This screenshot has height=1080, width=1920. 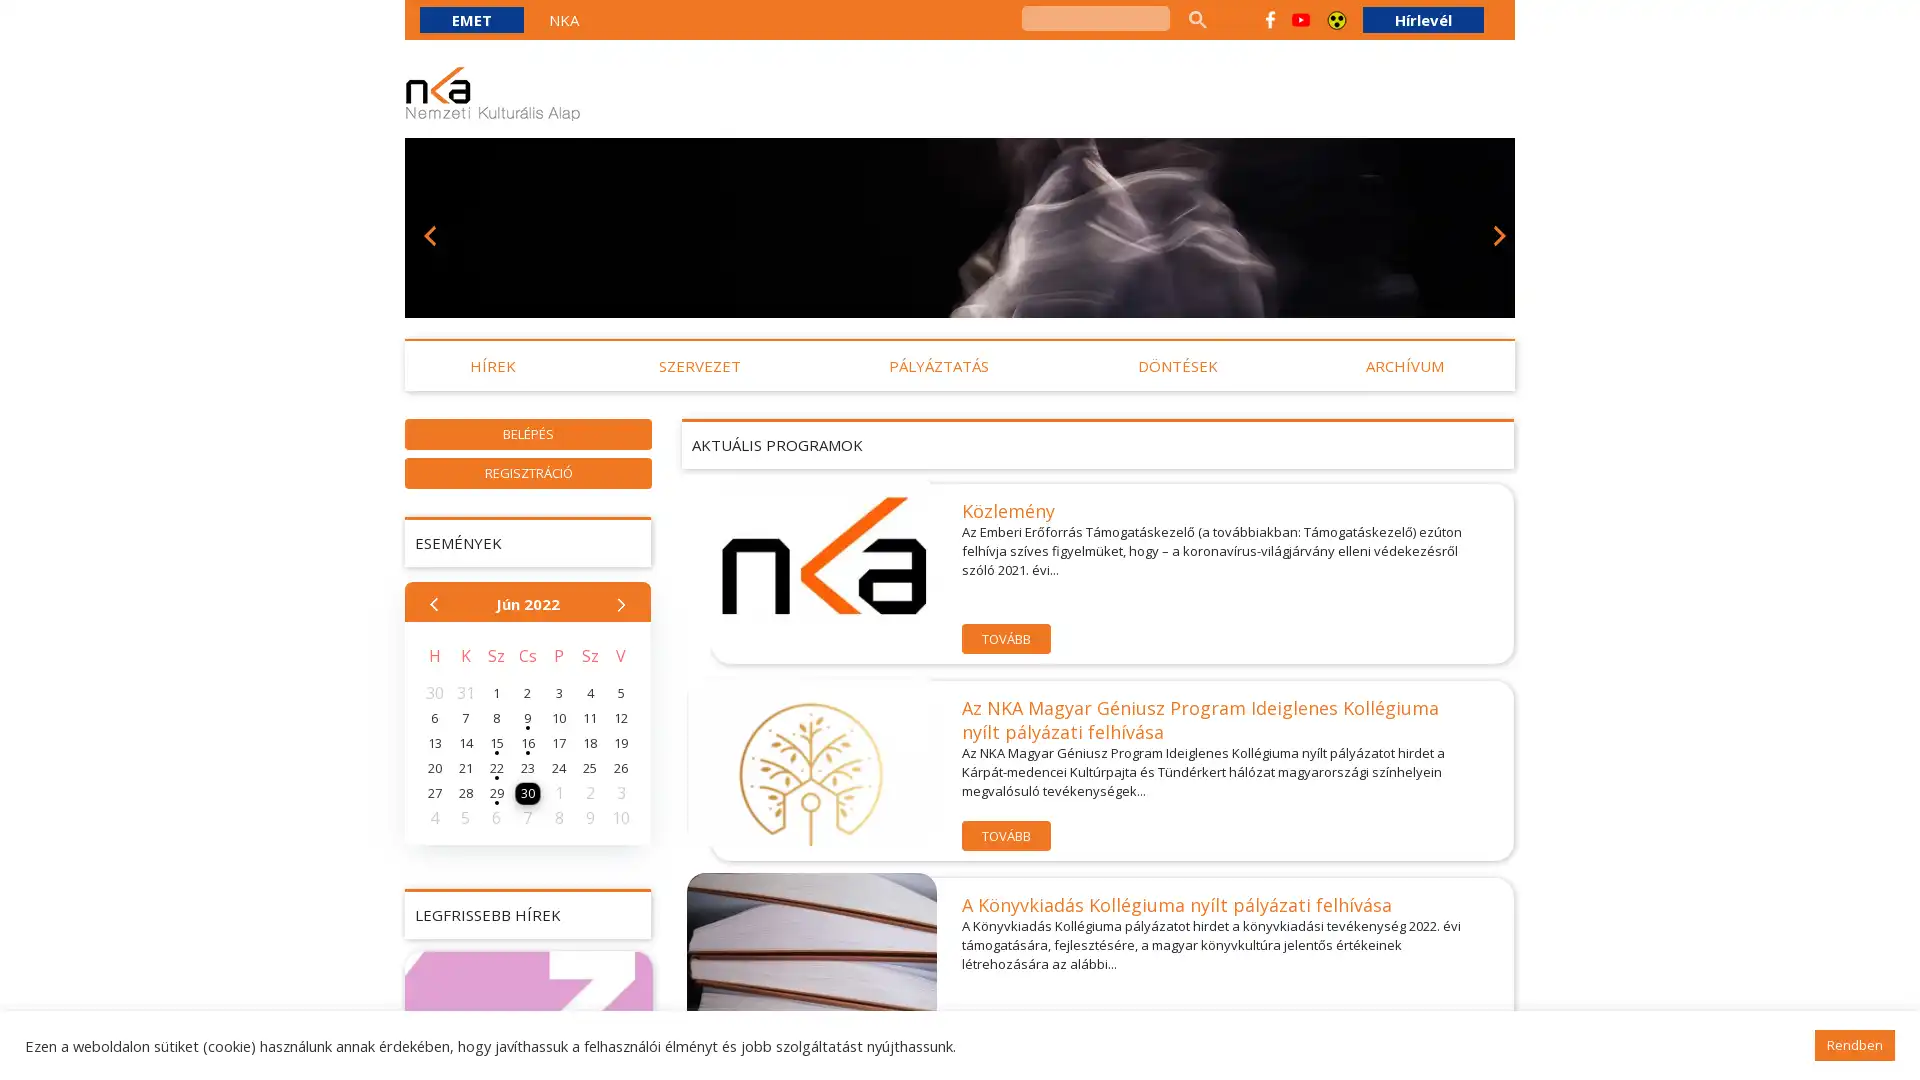 What do you see at coordinates (1853, 1044) in the screenshot?
I see `Rendben` at bounding box center [1853, 1044].